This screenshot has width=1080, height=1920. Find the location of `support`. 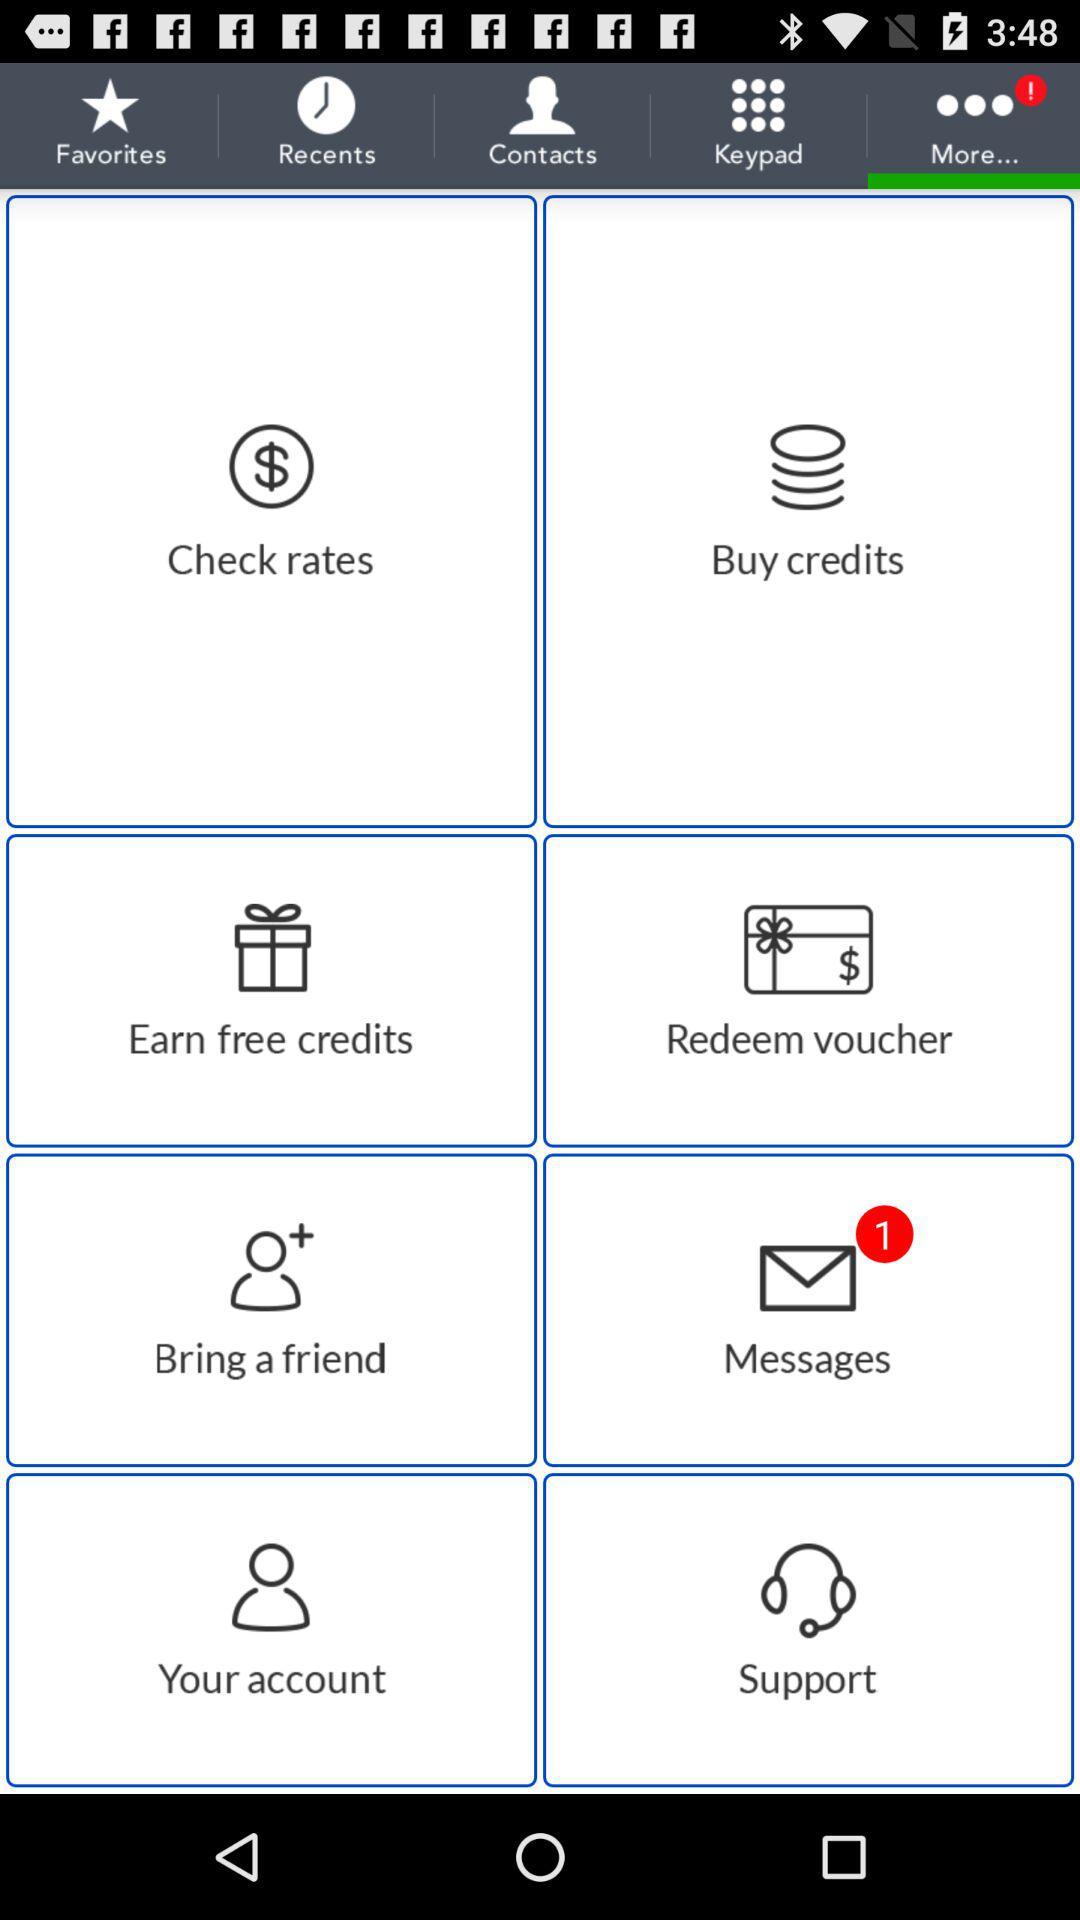

support is located at coordinates (807, 1630).